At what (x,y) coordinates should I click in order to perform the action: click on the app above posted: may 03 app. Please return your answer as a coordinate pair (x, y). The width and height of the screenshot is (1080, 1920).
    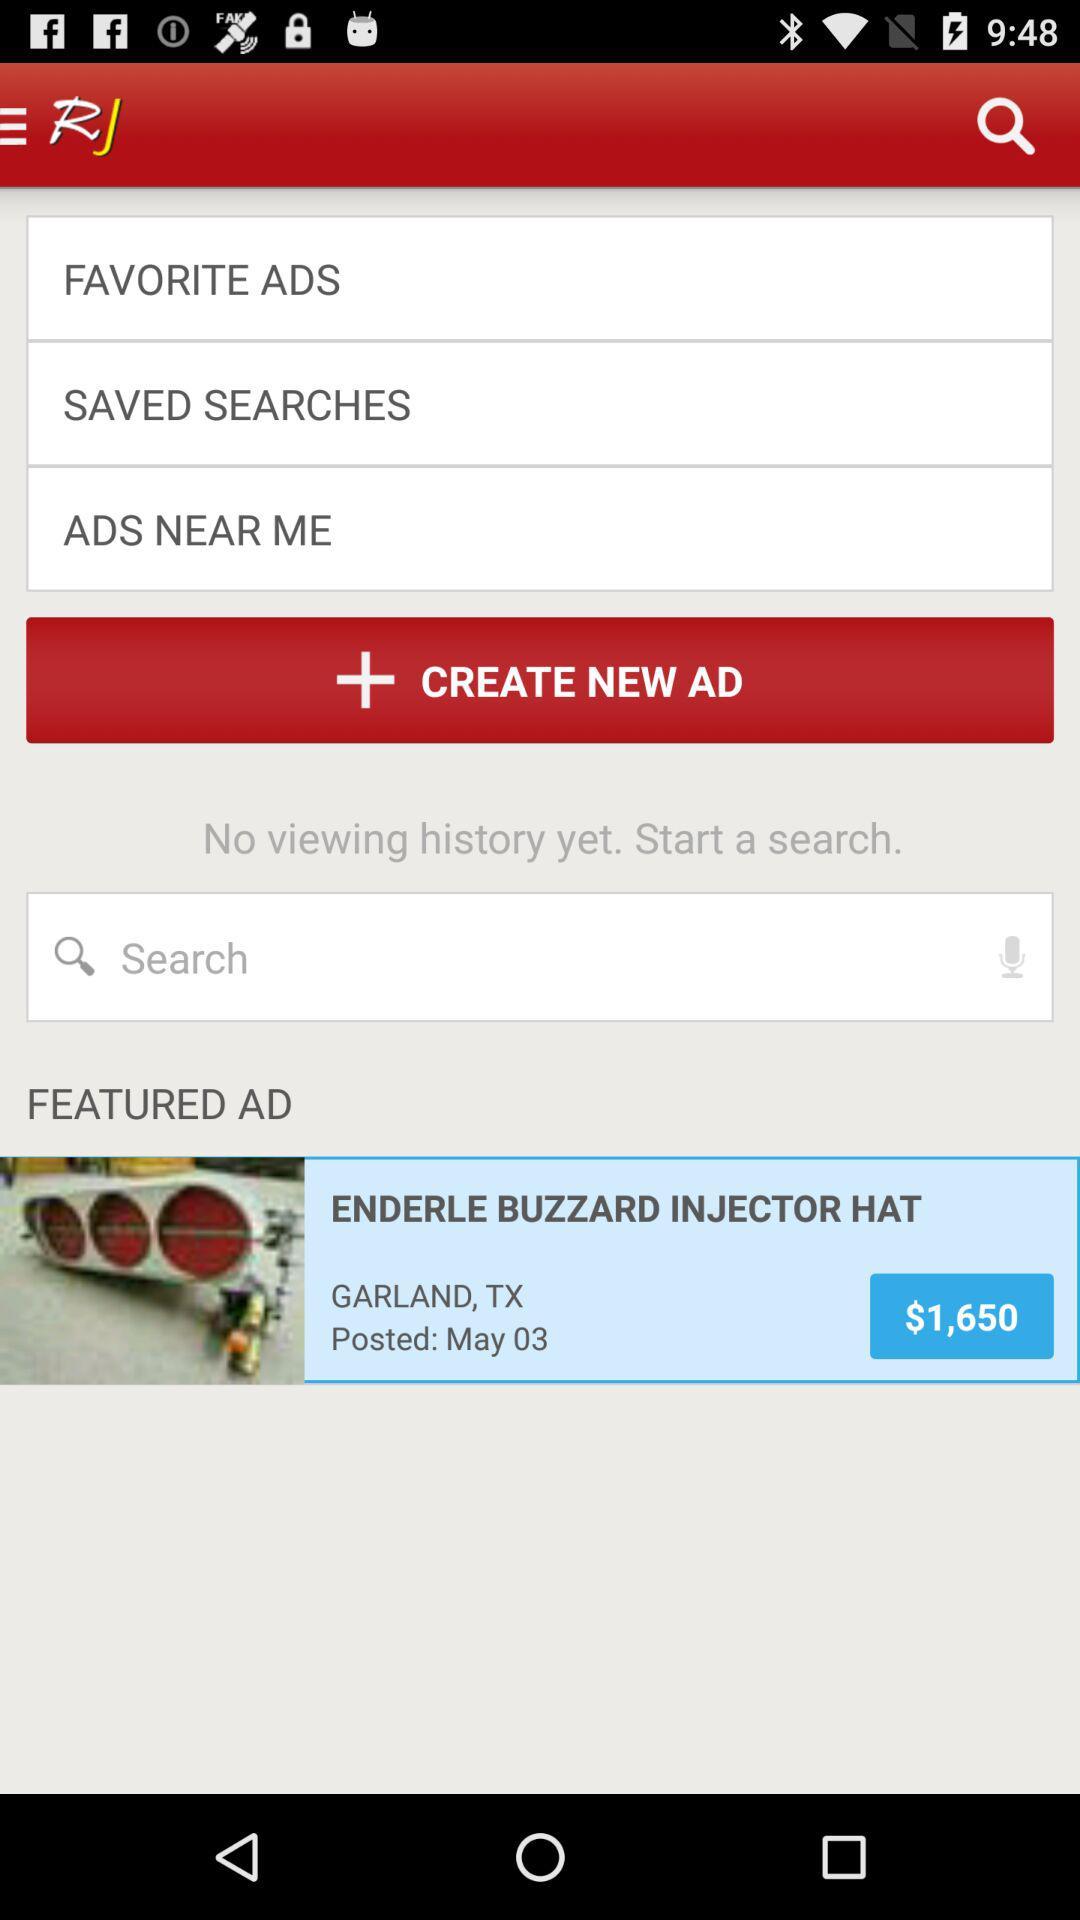
    Looking at the image, I should click on (586, 1294).